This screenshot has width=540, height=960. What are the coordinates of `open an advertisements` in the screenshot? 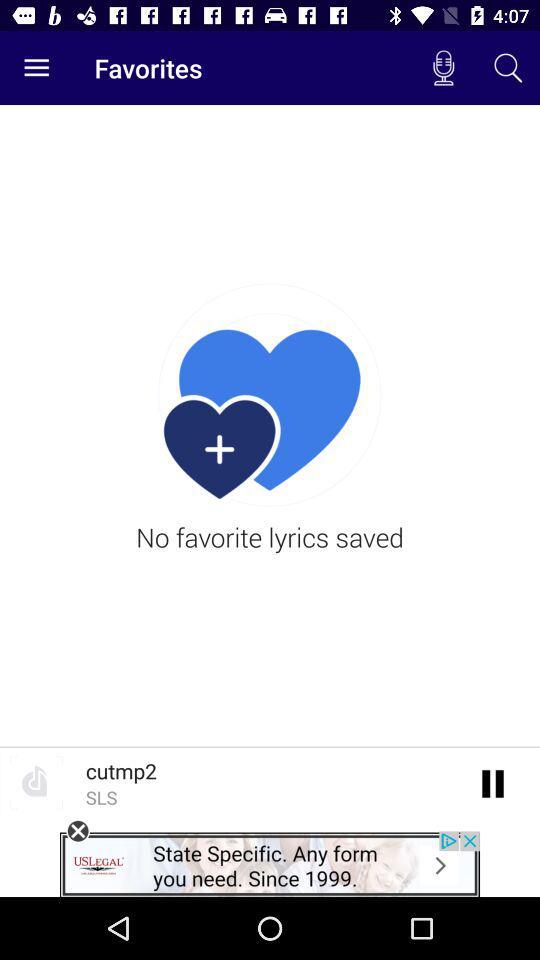 It's located at (270, 863).